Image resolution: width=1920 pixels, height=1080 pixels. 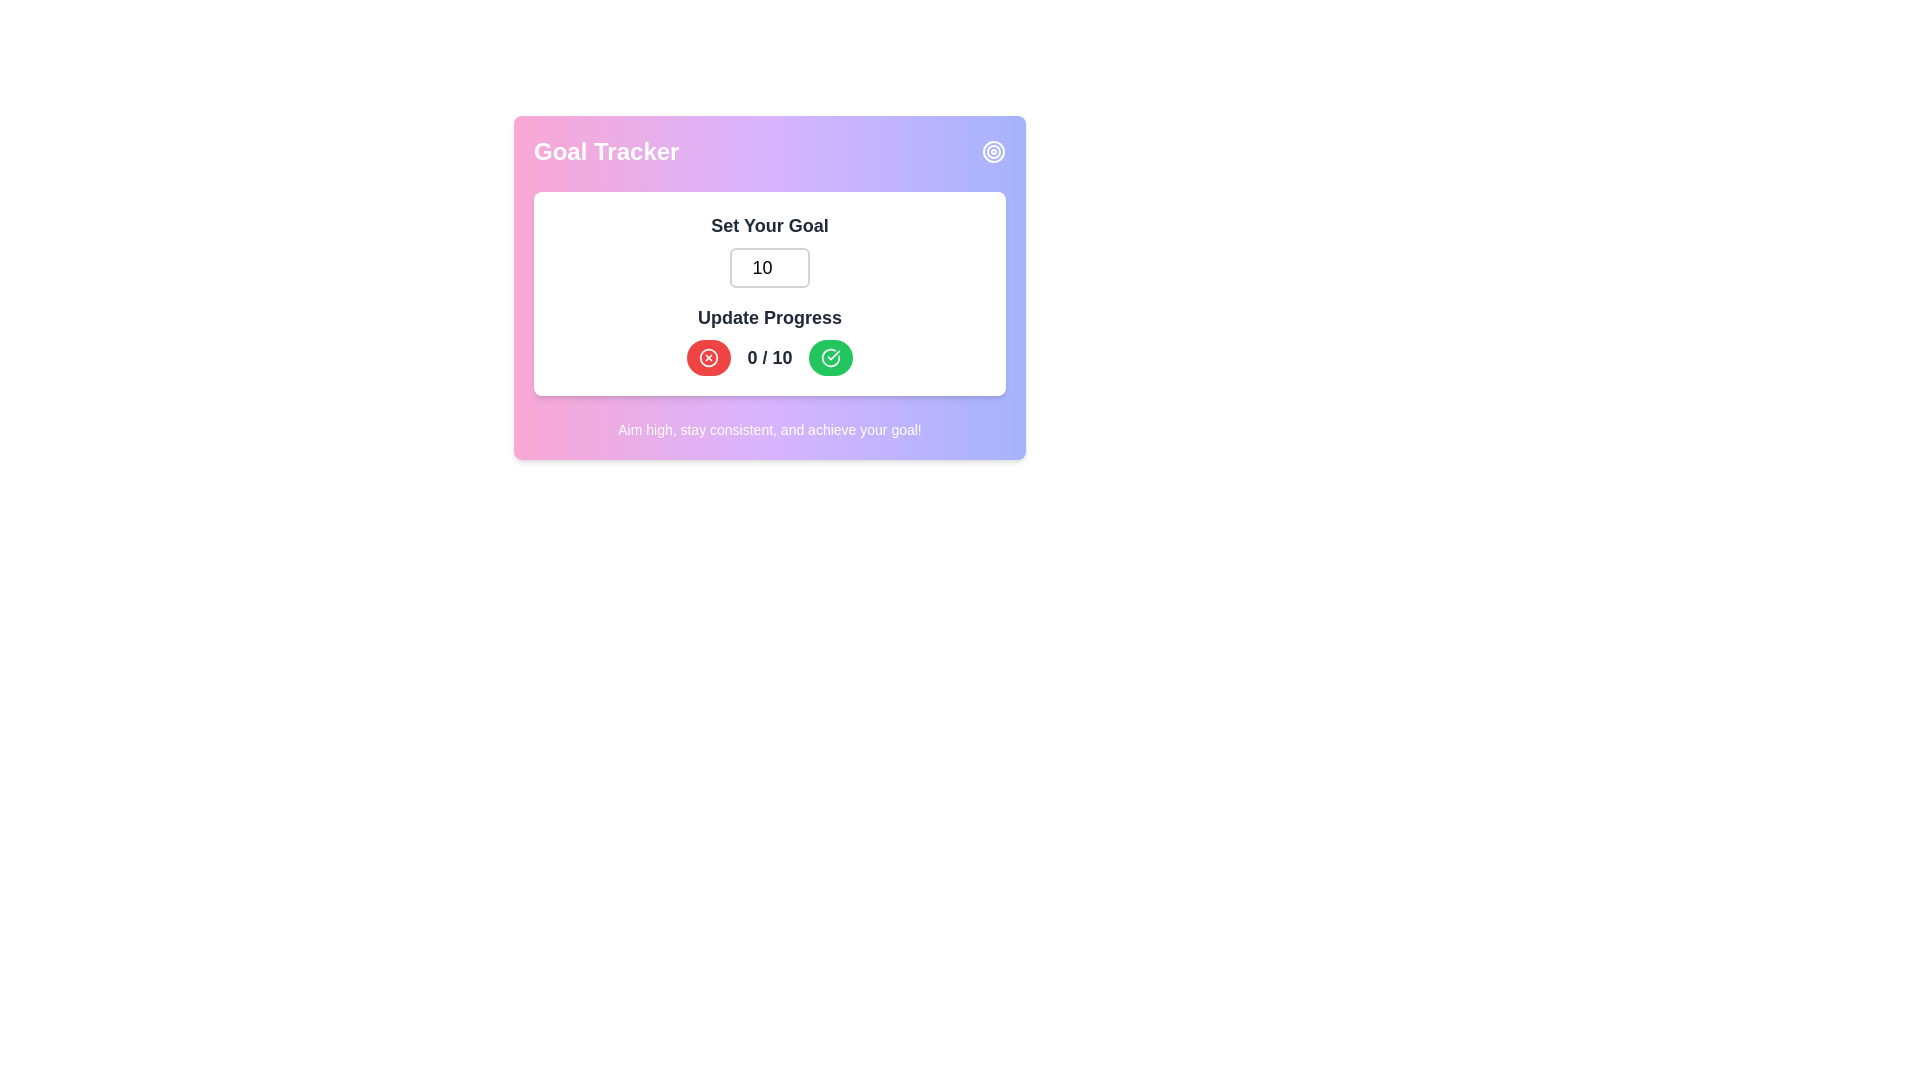 What do you see at coordinates (830, 357) in the screenshot?
I see `the green circular icon with a checkmark located within the button in the 'Goal Tracker' section` at bounding box center [830, 357].